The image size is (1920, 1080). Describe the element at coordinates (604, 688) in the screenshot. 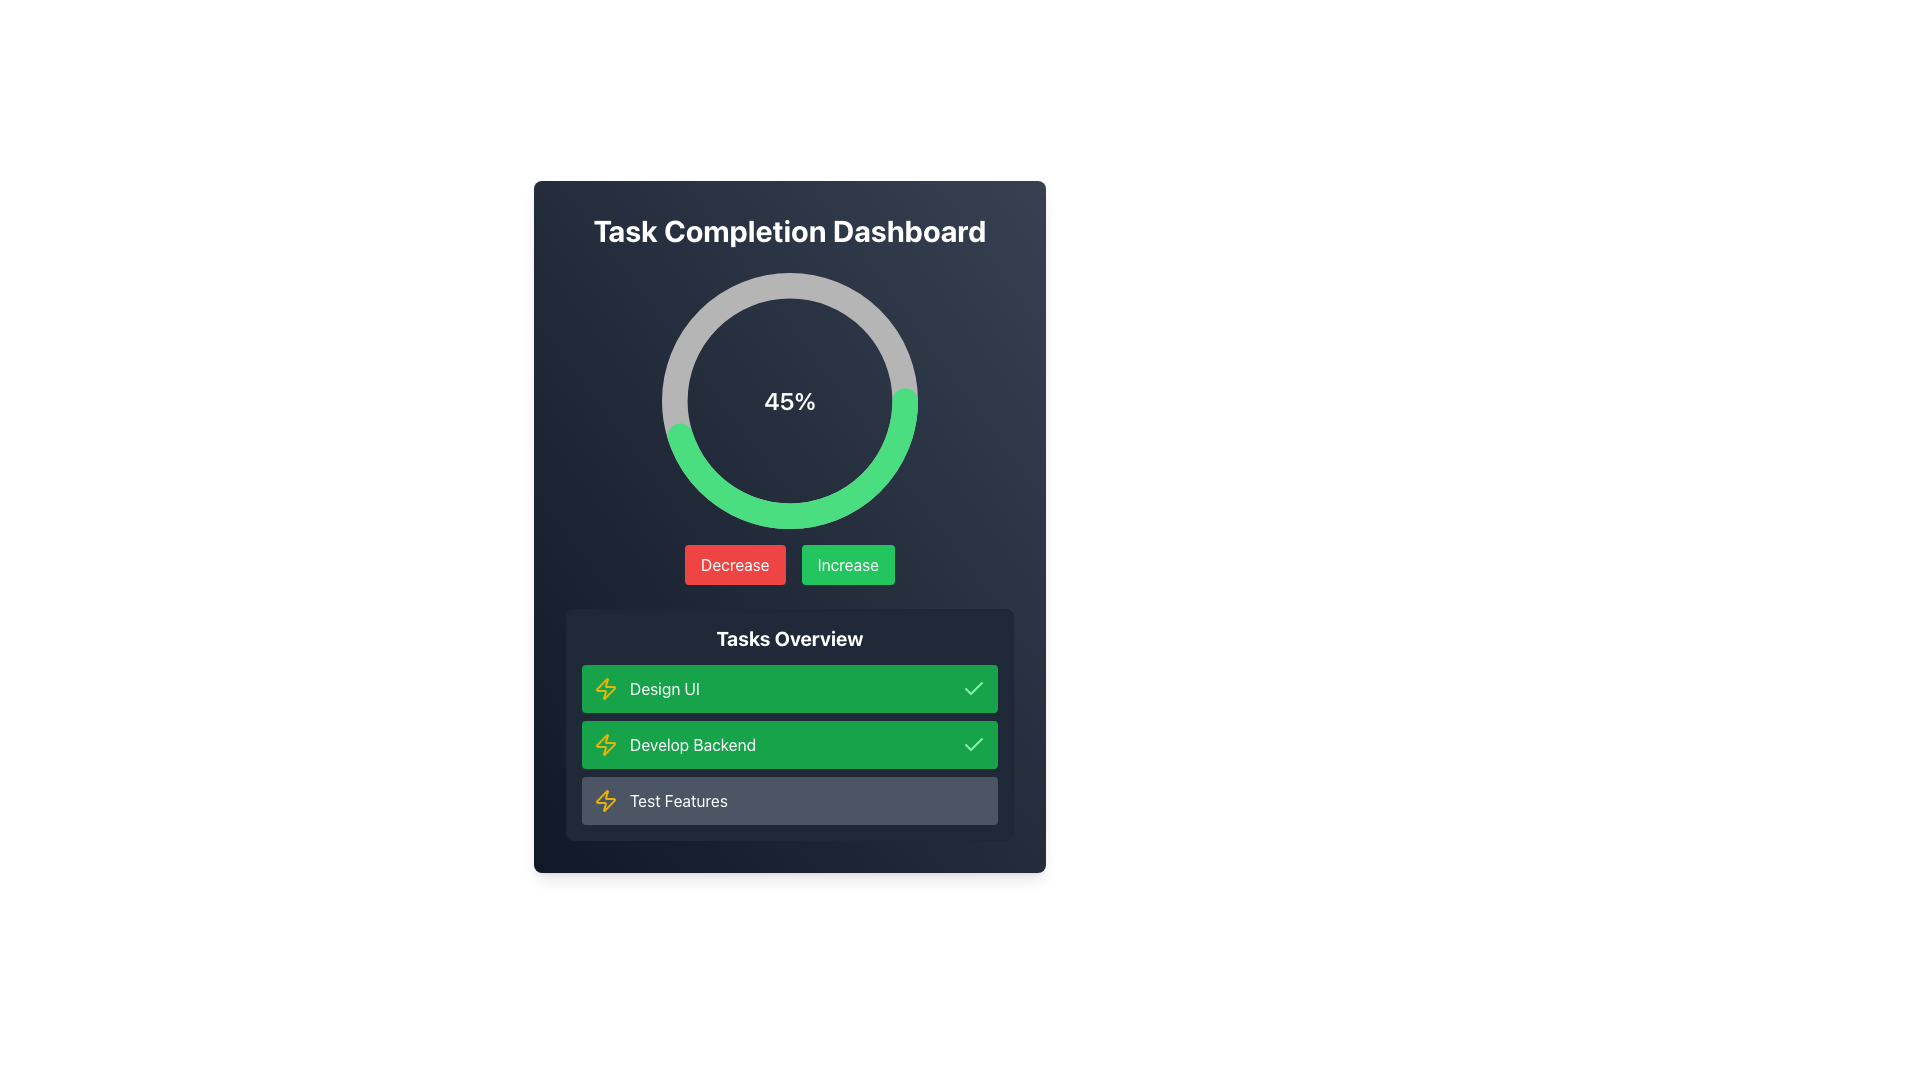

I see `the lightning bolt icon within the green 'Design UI' button, which is located at the top of the 'Tasks Overview' list` at that location.